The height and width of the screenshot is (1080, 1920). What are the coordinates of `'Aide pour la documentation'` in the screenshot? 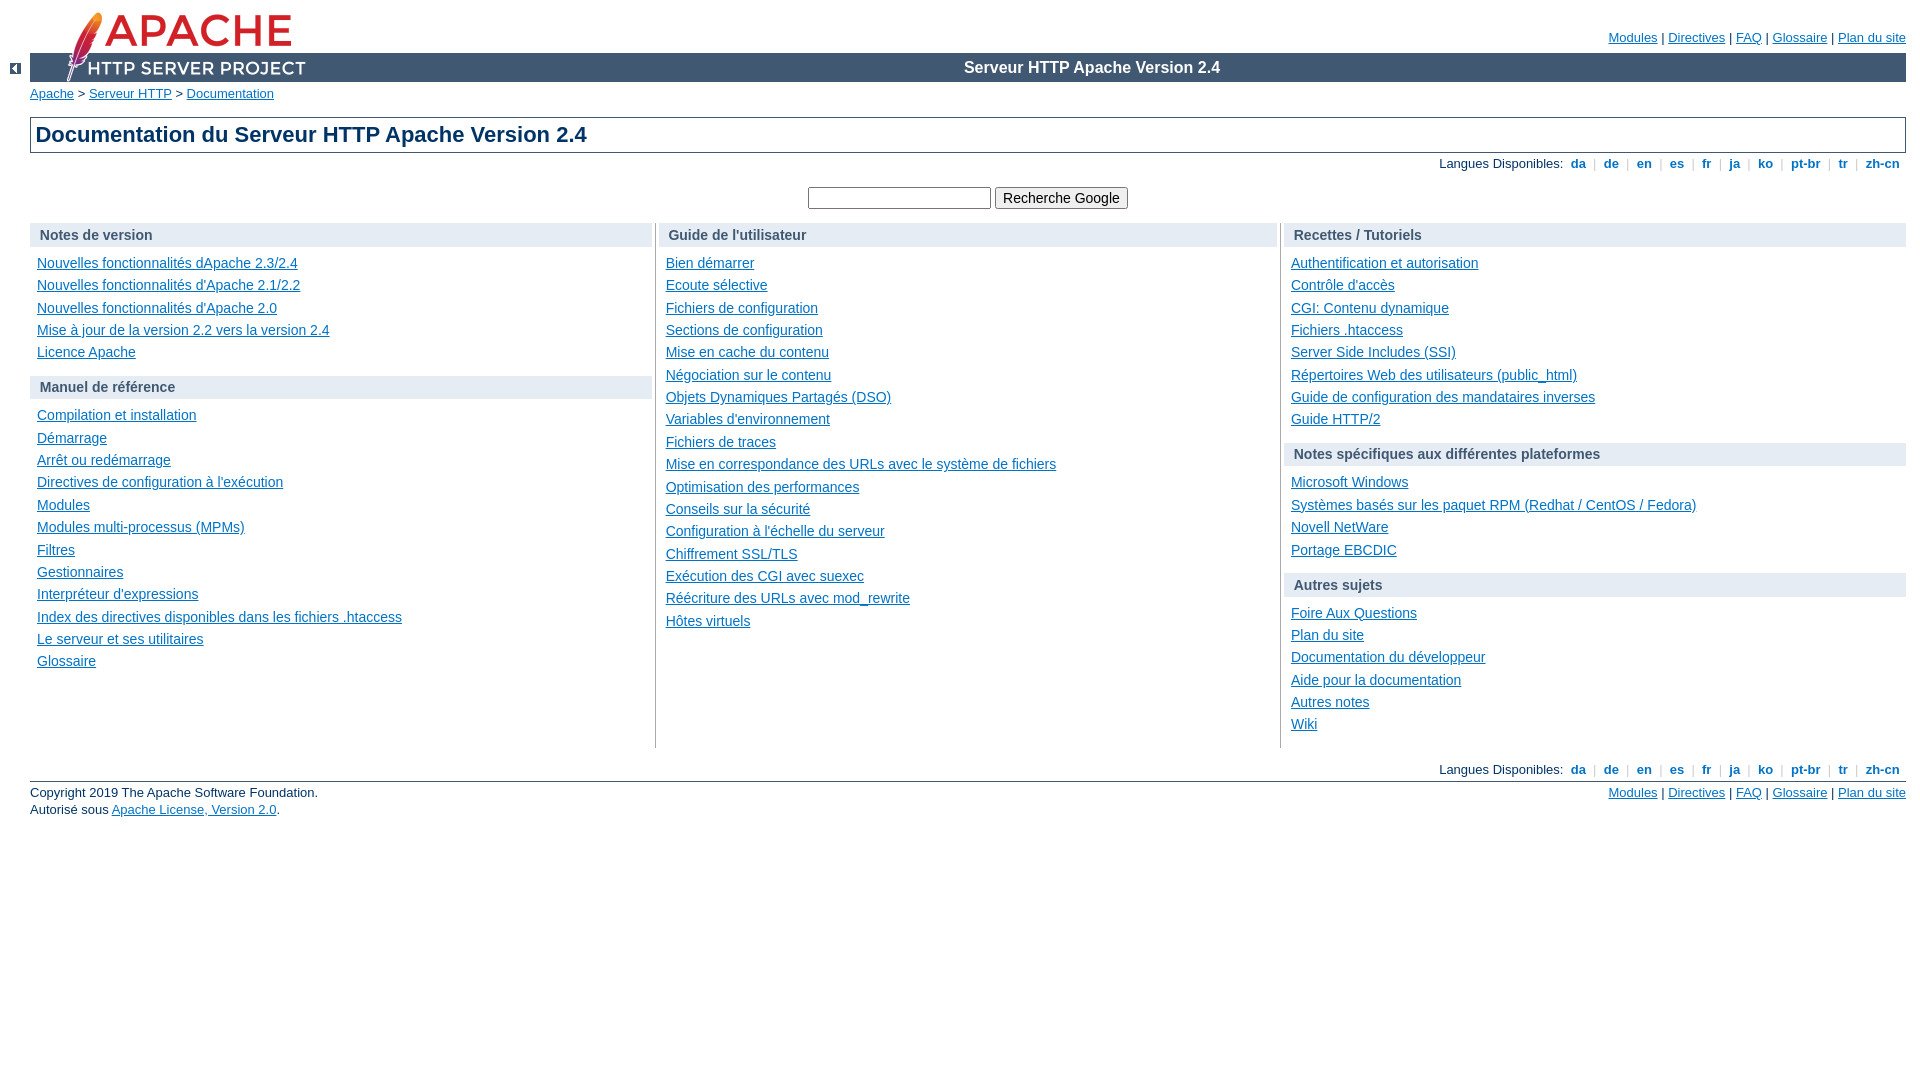 It's located at (1375, 678).